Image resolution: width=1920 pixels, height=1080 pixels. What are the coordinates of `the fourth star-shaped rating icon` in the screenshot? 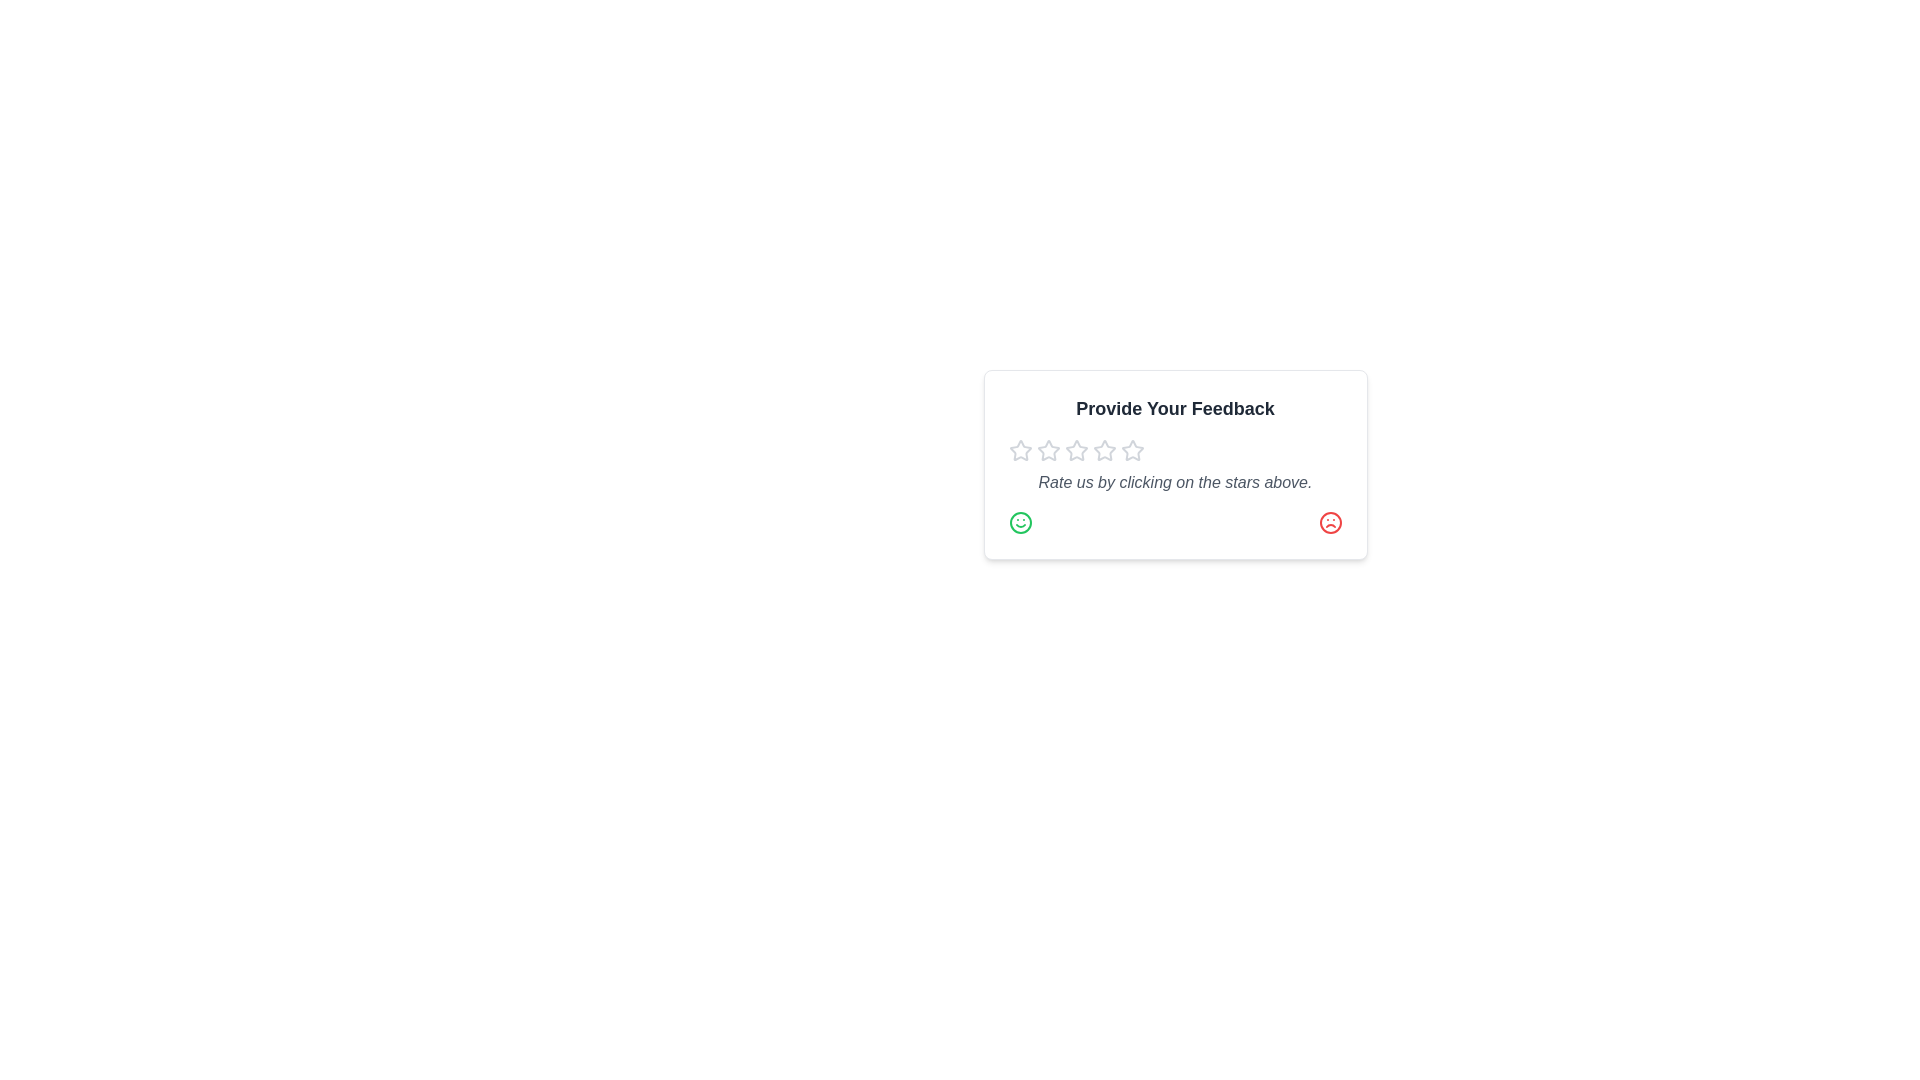 It's located at (1103, 451).